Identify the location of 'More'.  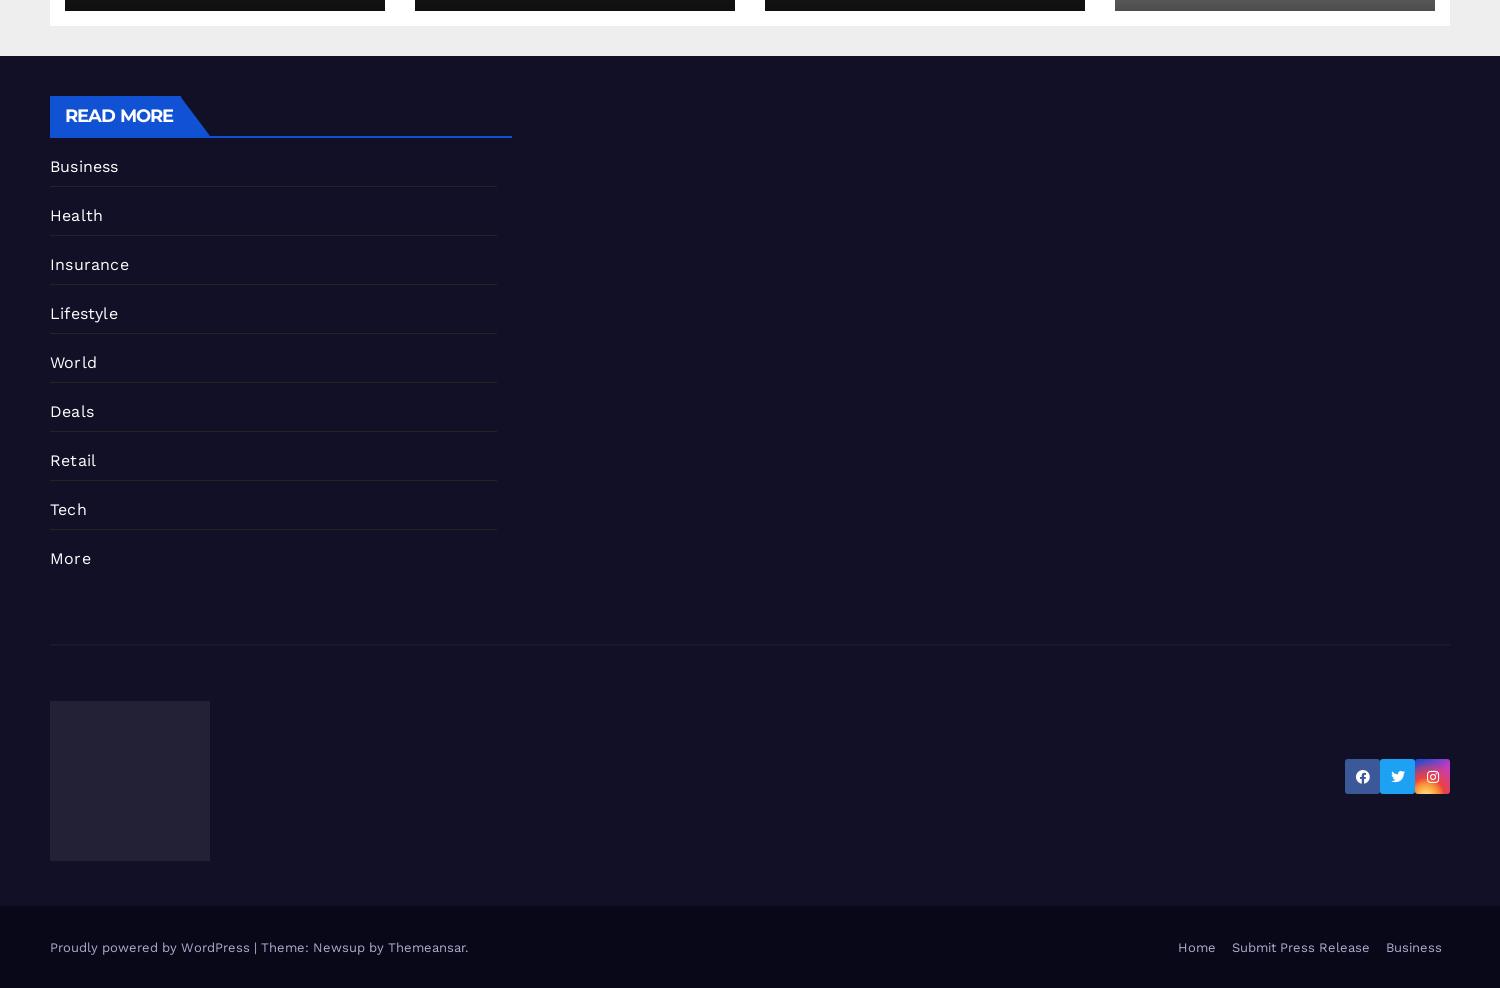
(69, 558).